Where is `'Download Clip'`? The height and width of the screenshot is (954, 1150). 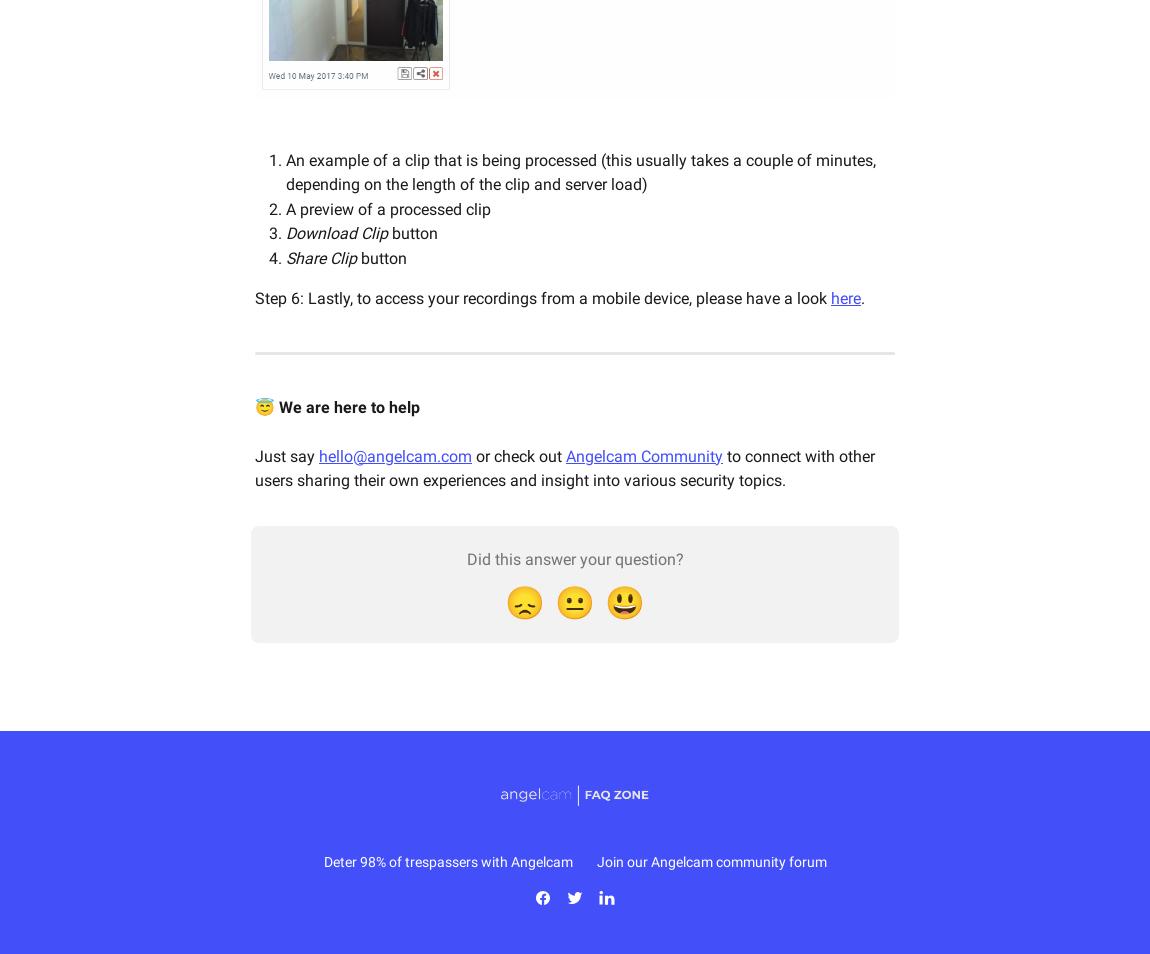
'Download Clip' is located at coordinates (285, 232).